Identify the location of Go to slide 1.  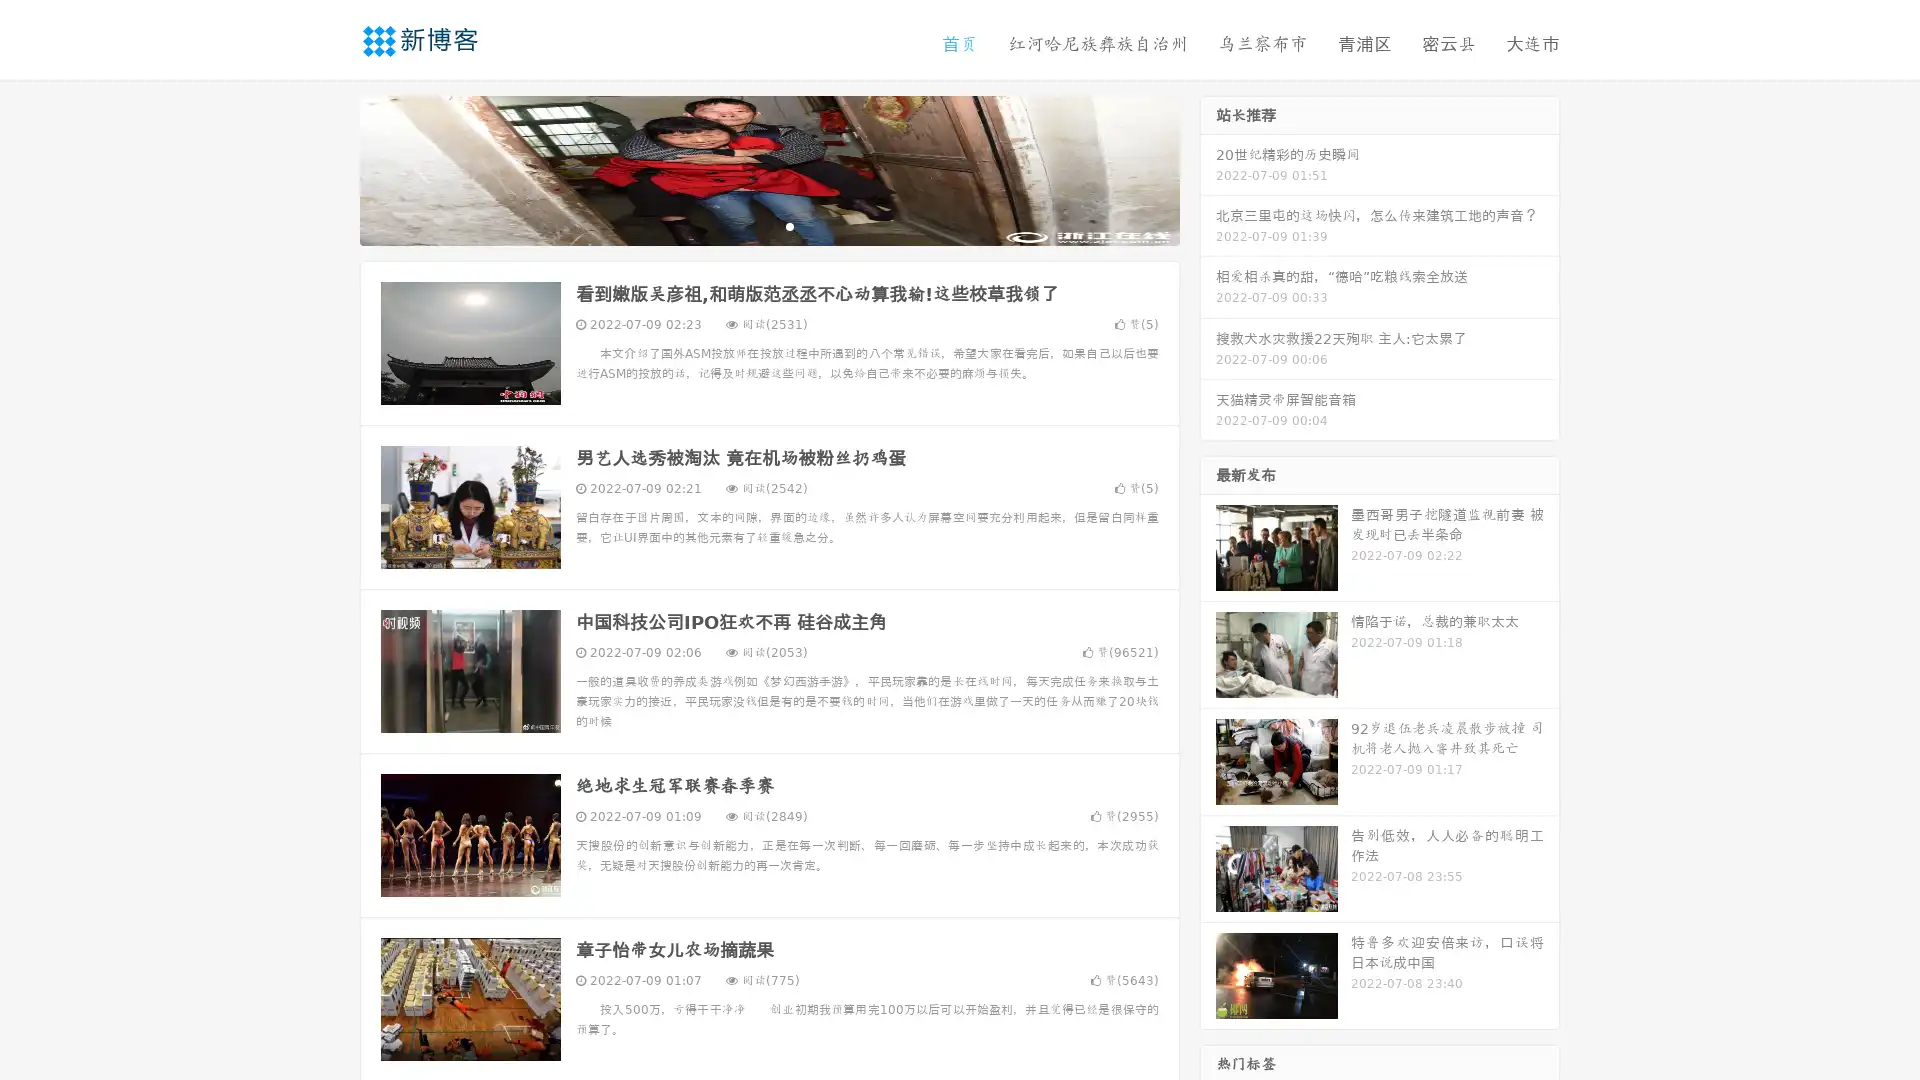
(748, 225).